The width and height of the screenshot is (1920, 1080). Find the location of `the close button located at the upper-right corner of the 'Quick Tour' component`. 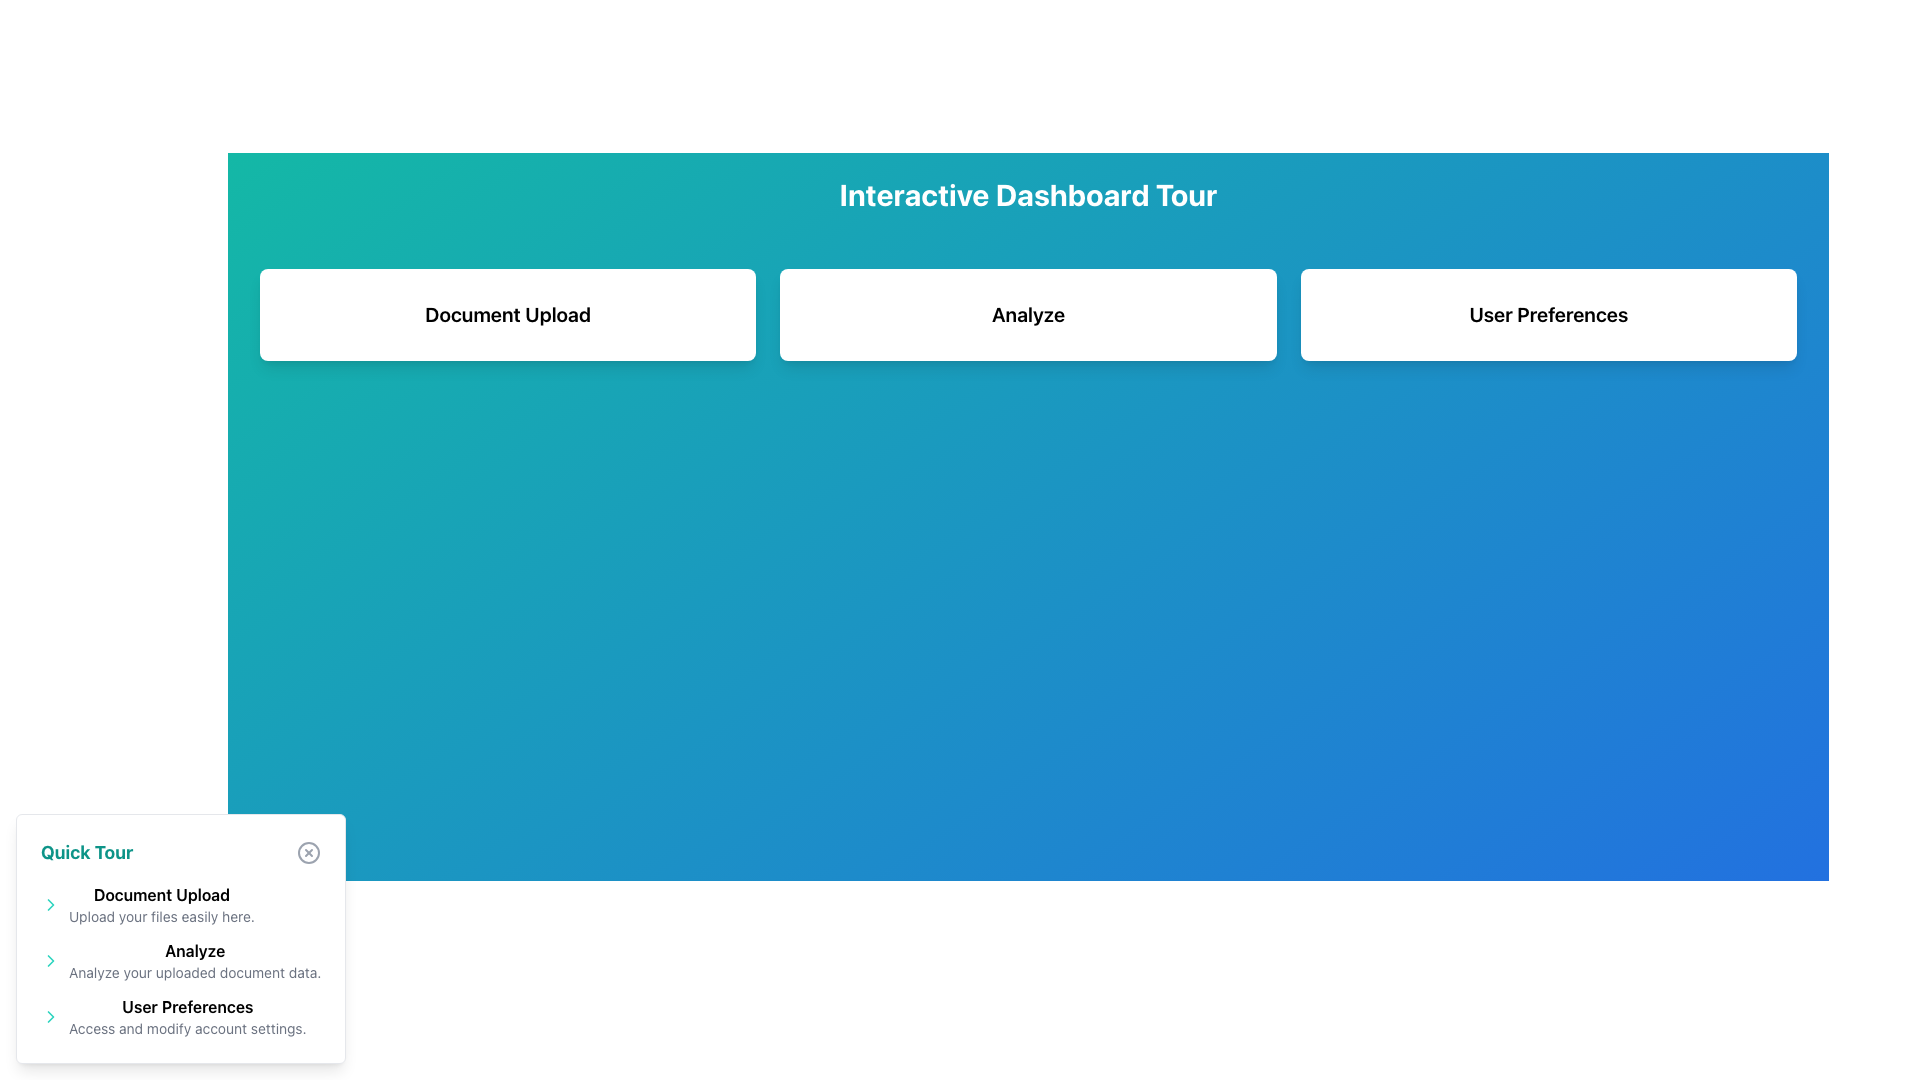

the close button located at the upper-right corner of the 'Quick Tour' component is located at coordinates (308, 852).